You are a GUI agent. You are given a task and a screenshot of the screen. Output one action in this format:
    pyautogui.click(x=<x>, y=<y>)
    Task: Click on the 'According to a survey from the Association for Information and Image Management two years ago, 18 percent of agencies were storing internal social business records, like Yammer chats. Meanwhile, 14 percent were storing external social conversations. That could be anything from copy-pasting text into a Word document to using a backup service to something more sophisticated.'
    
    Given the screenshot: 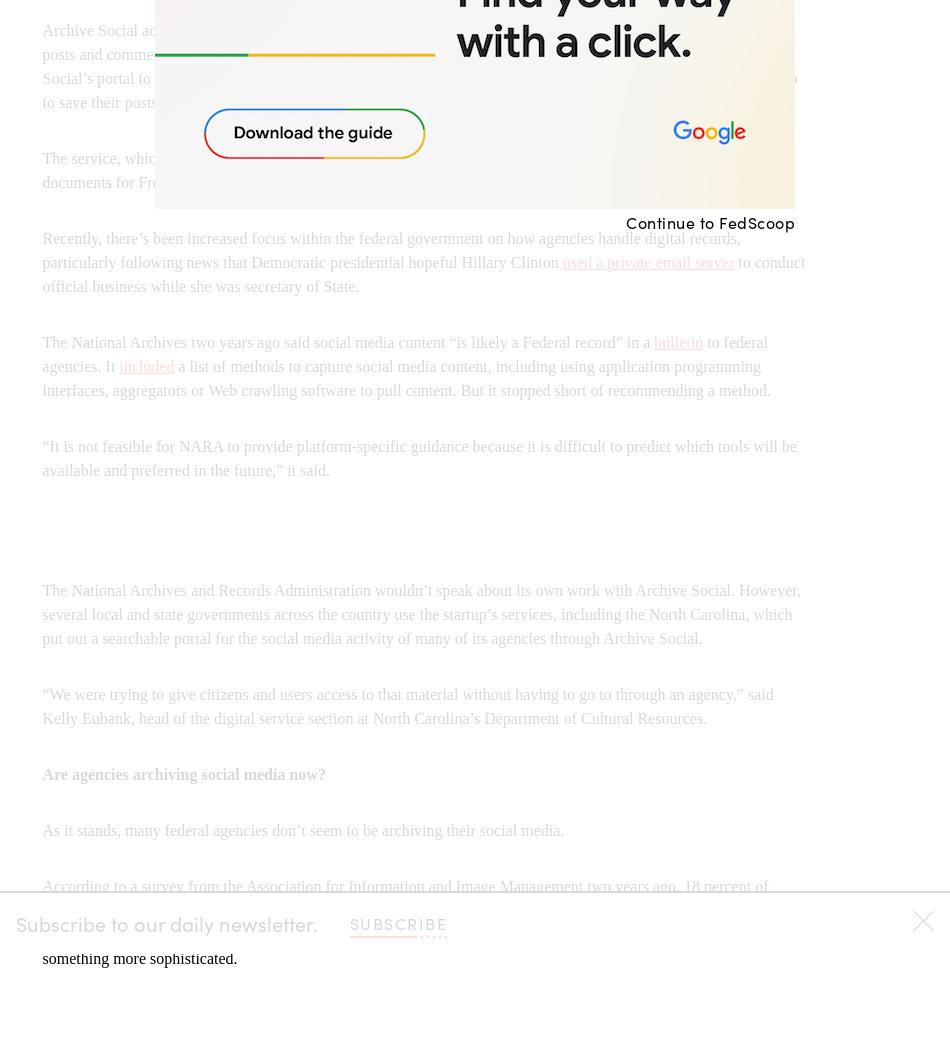 What is the action you would take?
    pyautogui.click(x=422, y=922)
    